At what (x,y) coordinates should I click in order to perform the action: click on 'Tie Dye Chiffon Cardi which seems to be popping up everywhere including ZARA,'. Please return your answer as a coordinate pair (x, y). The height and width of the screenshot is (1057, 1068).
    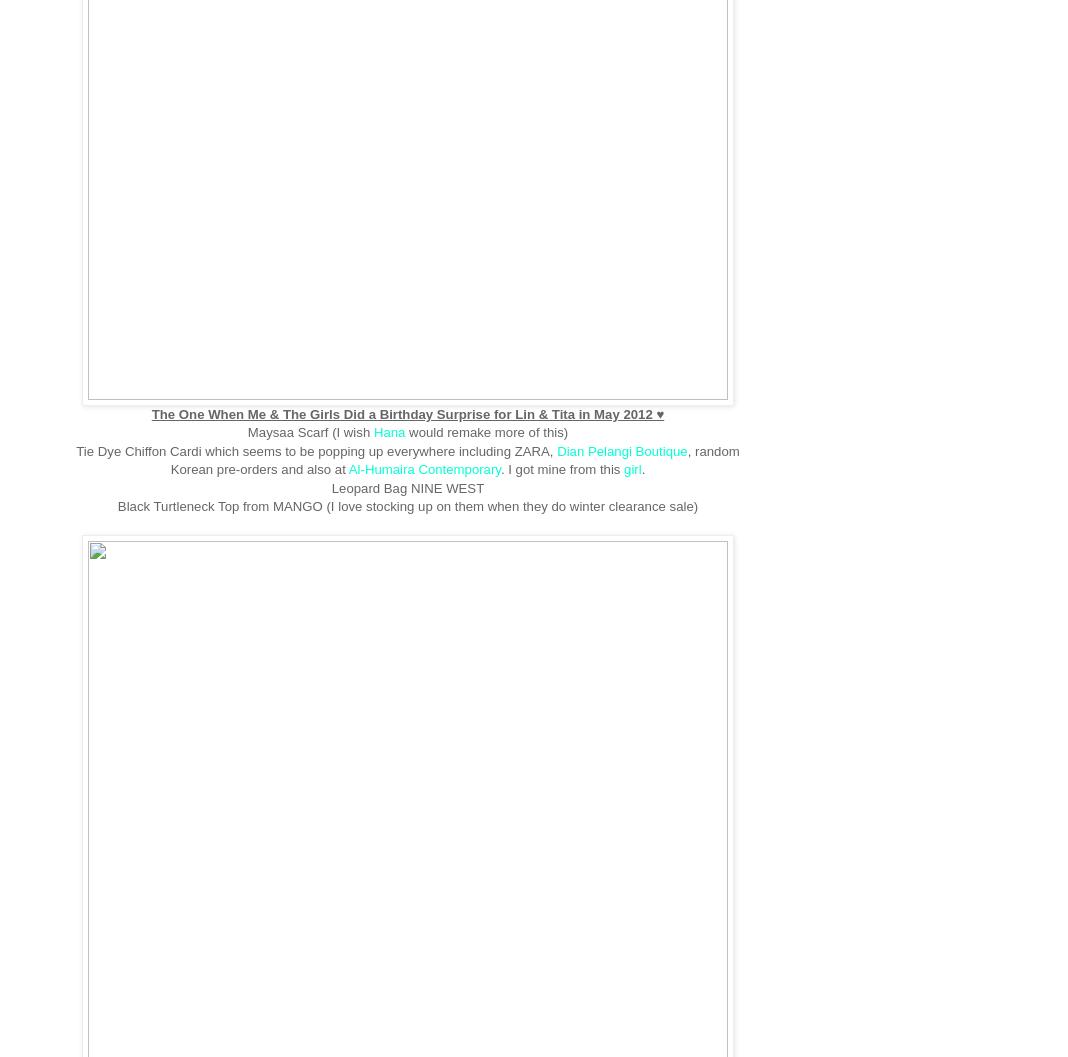
    Looking at the image, I should click on (315, 449).